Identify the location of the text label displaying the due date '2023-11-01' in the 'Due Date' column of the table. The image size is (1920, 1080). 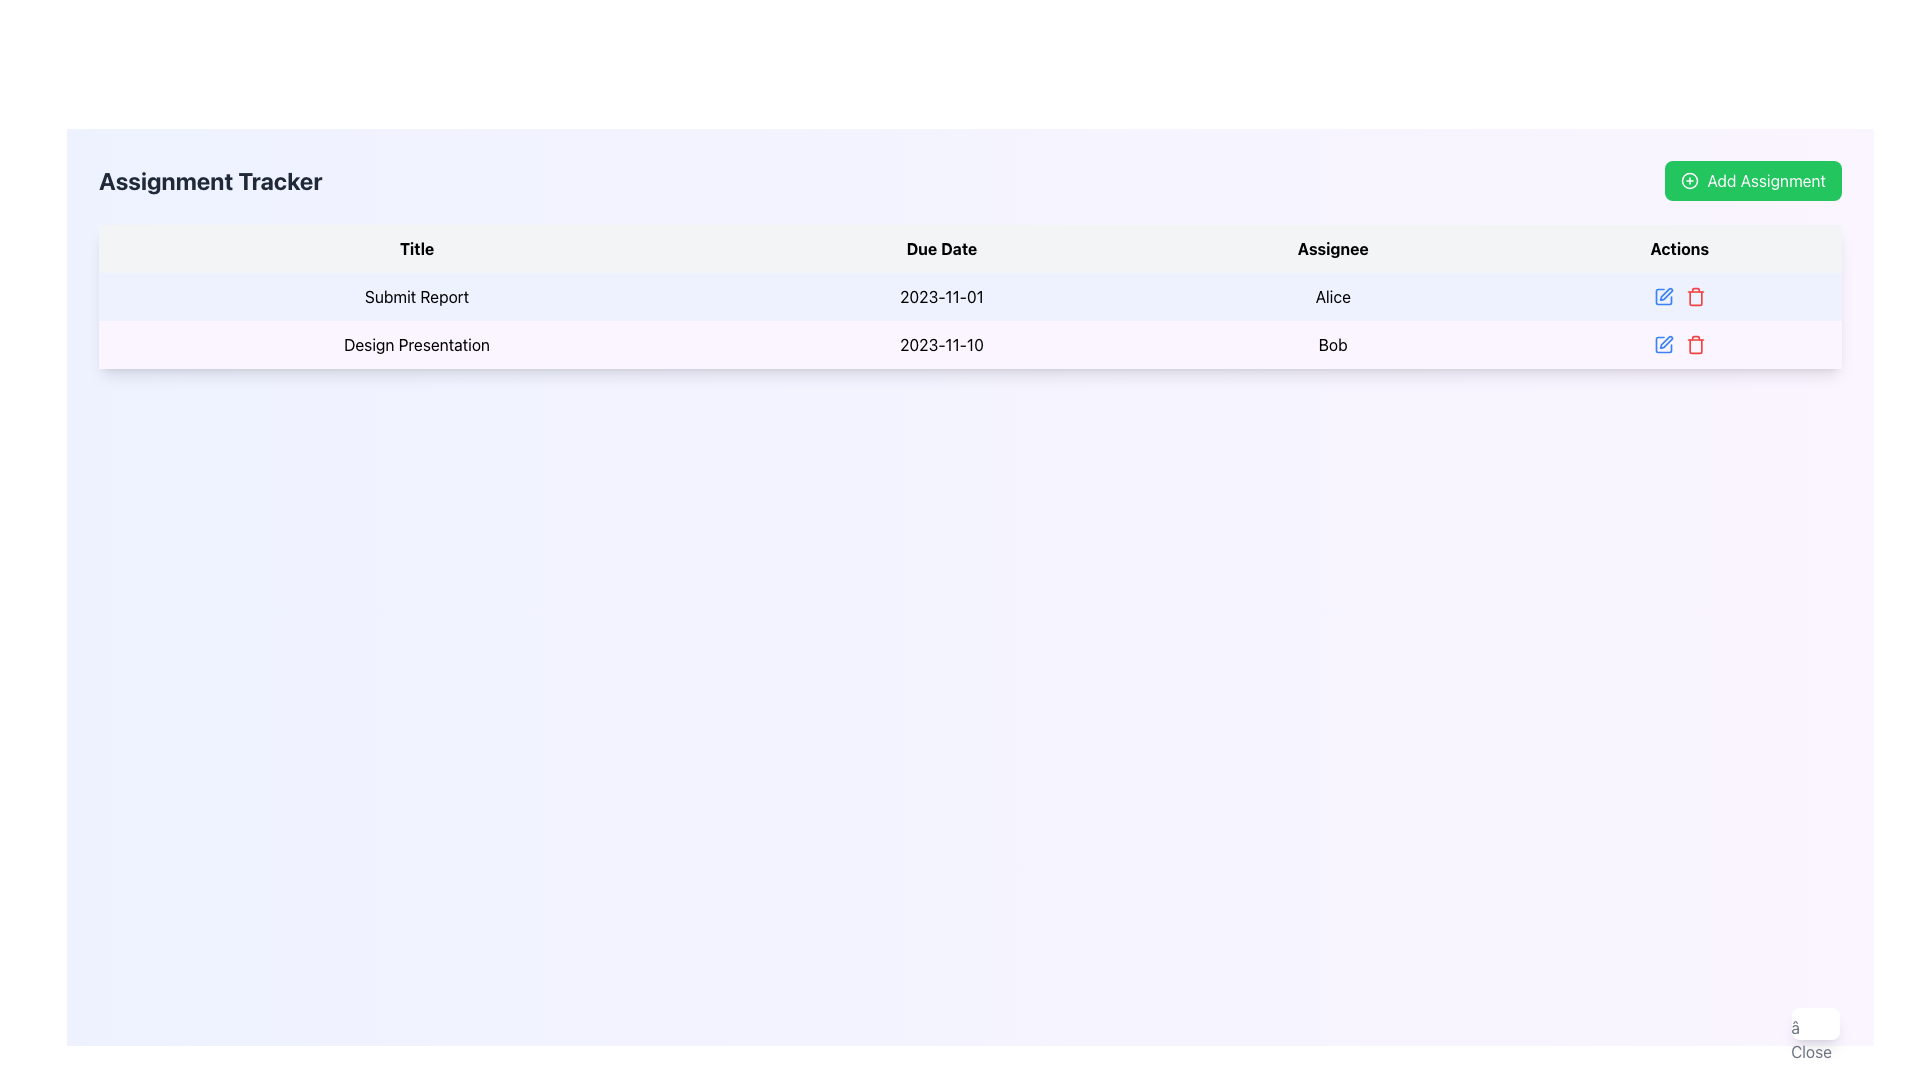
(940, 297).